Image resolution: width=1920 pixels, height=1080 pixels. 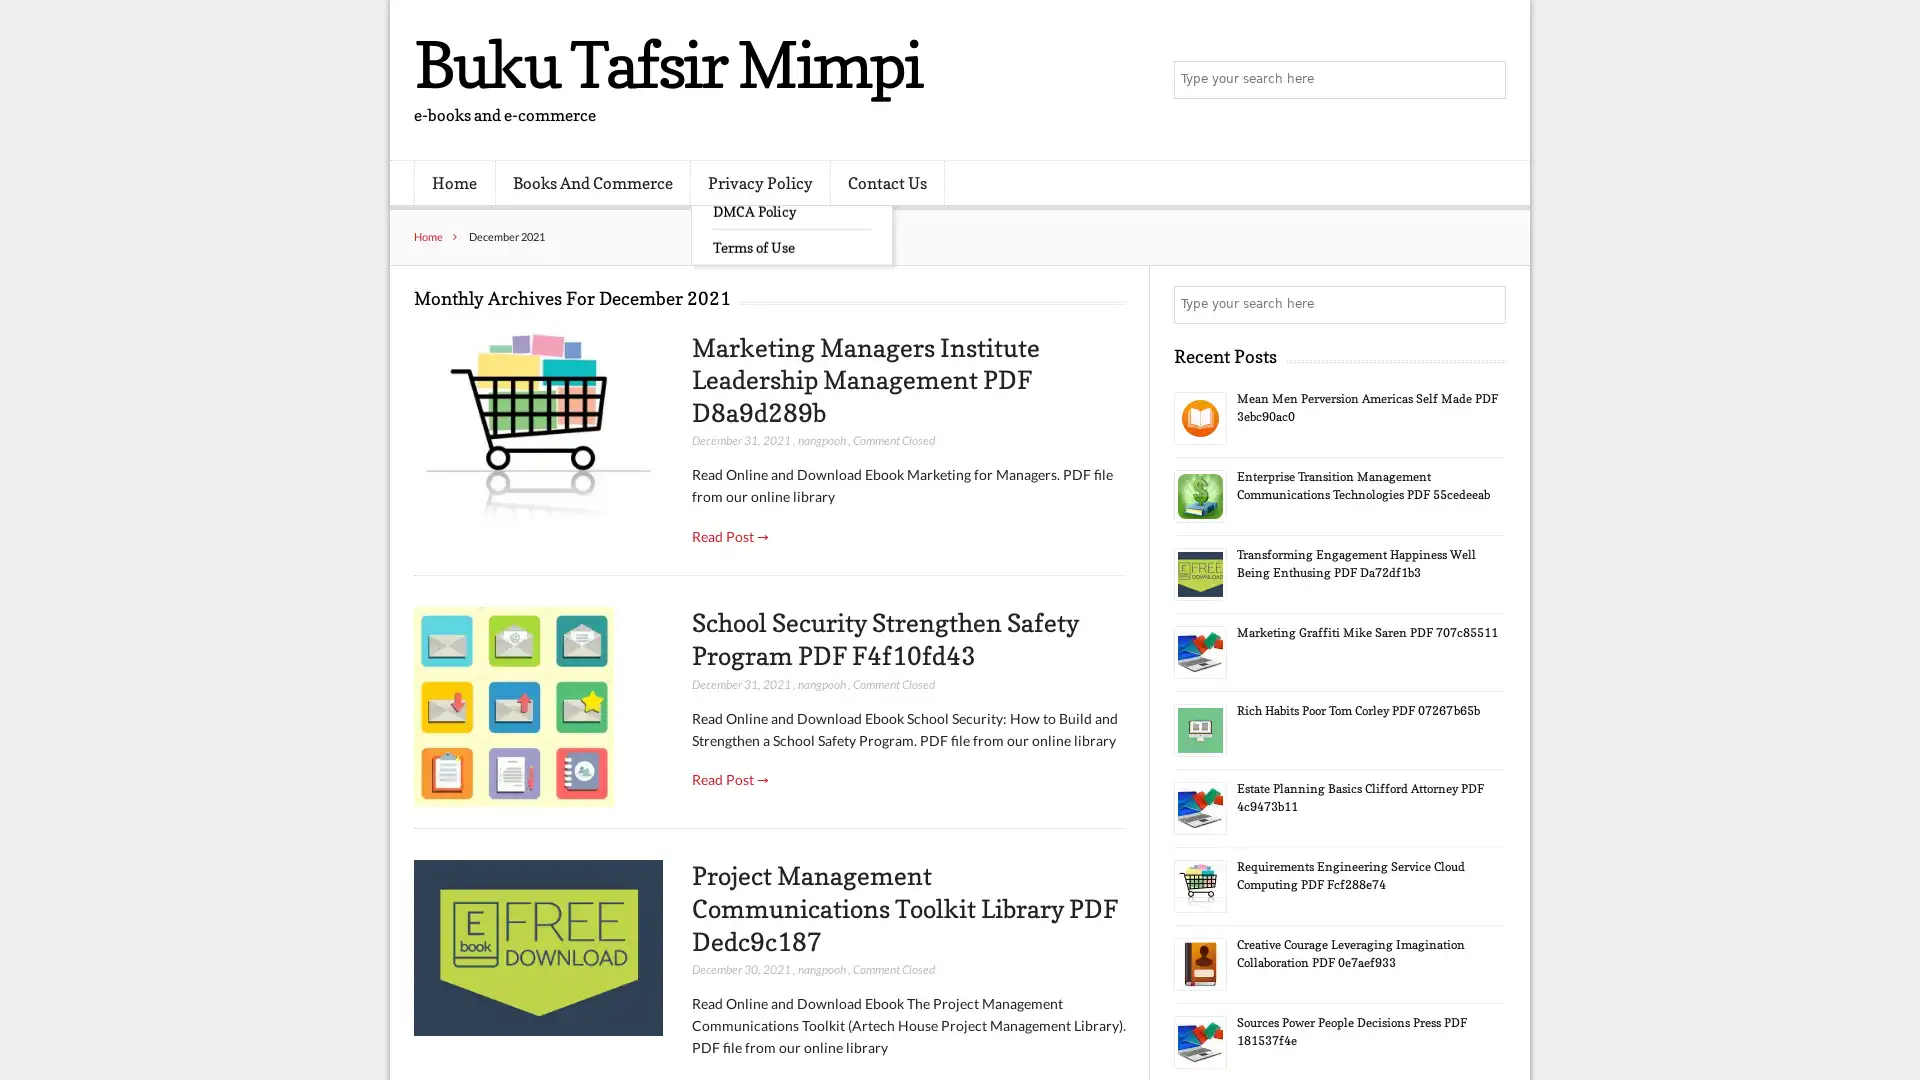 I want to click on Search, so click(x=1485, y=304).